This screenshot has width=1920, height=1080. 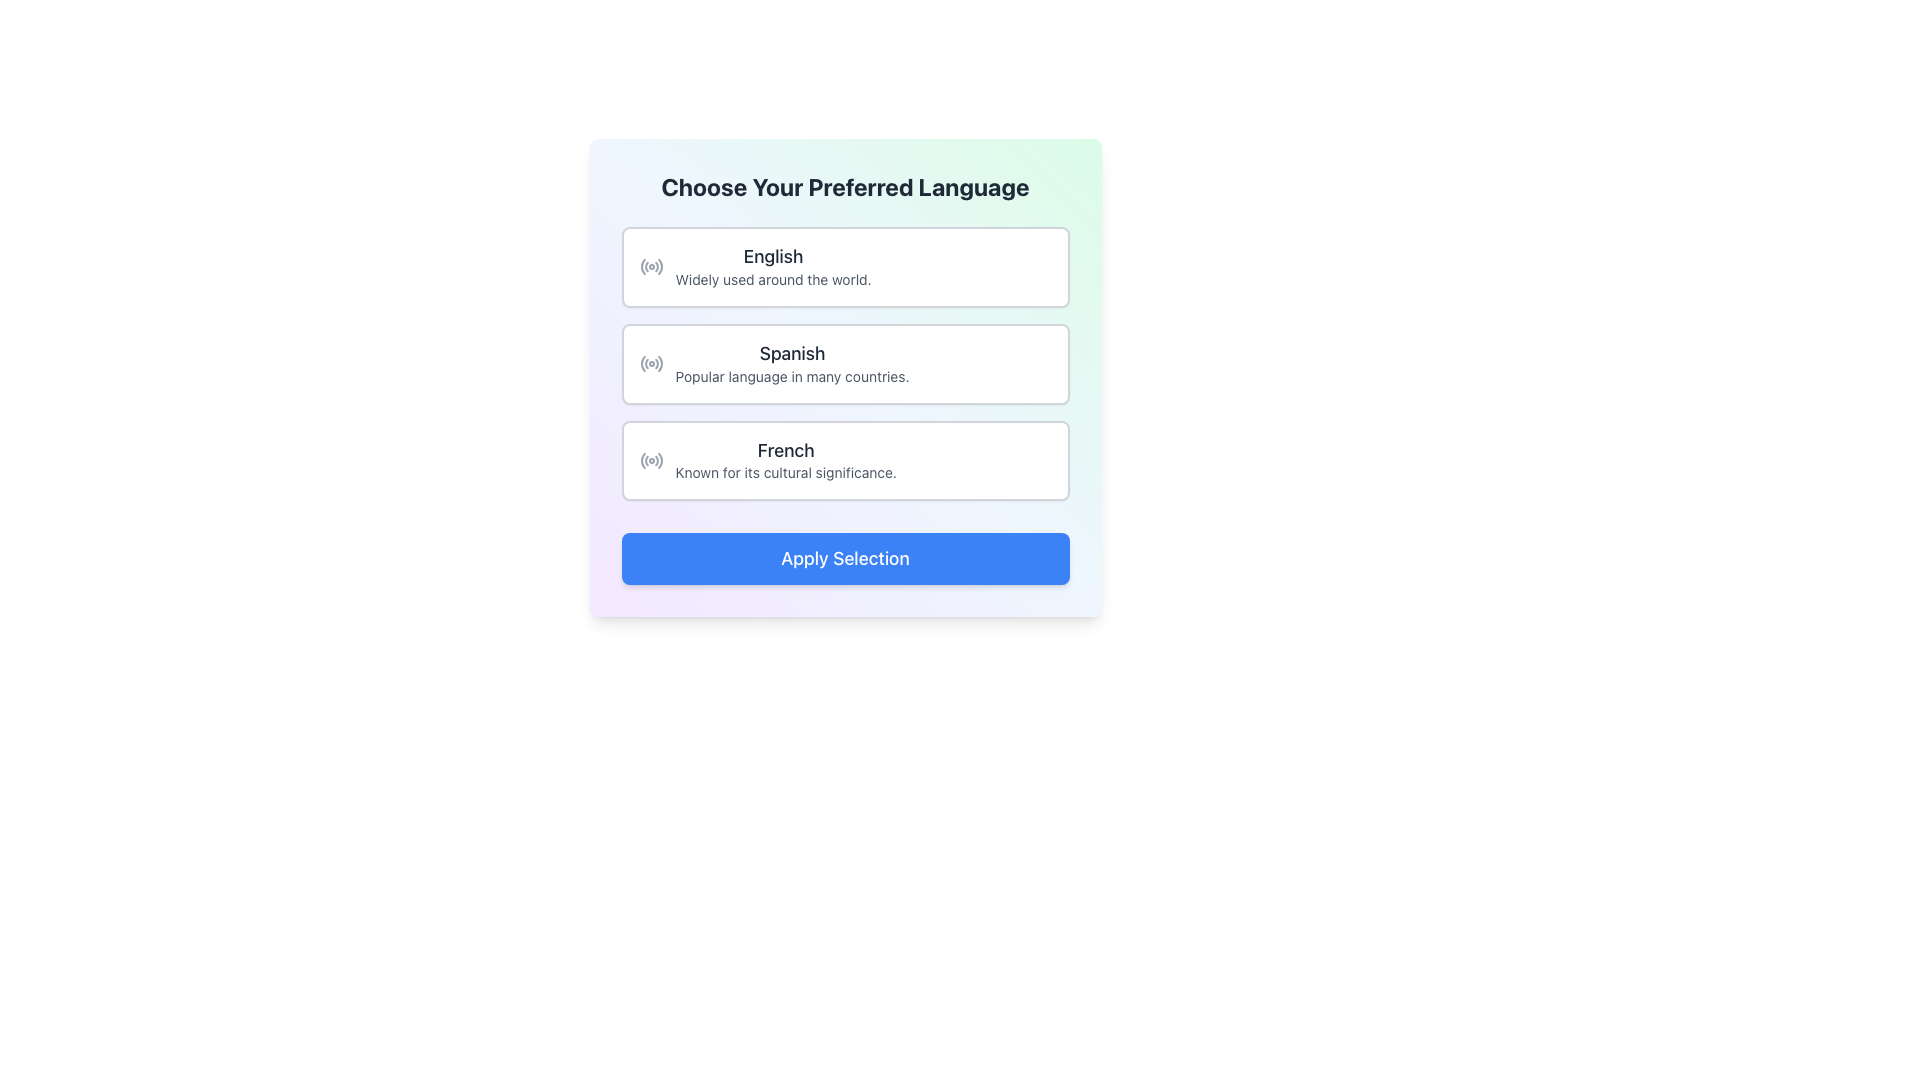 I want to click on the decorative curved line within the SVG icon that enhances the UI aesthetics for the 'English' language selection, located left of the text 'English', so click(x=646, y=266).